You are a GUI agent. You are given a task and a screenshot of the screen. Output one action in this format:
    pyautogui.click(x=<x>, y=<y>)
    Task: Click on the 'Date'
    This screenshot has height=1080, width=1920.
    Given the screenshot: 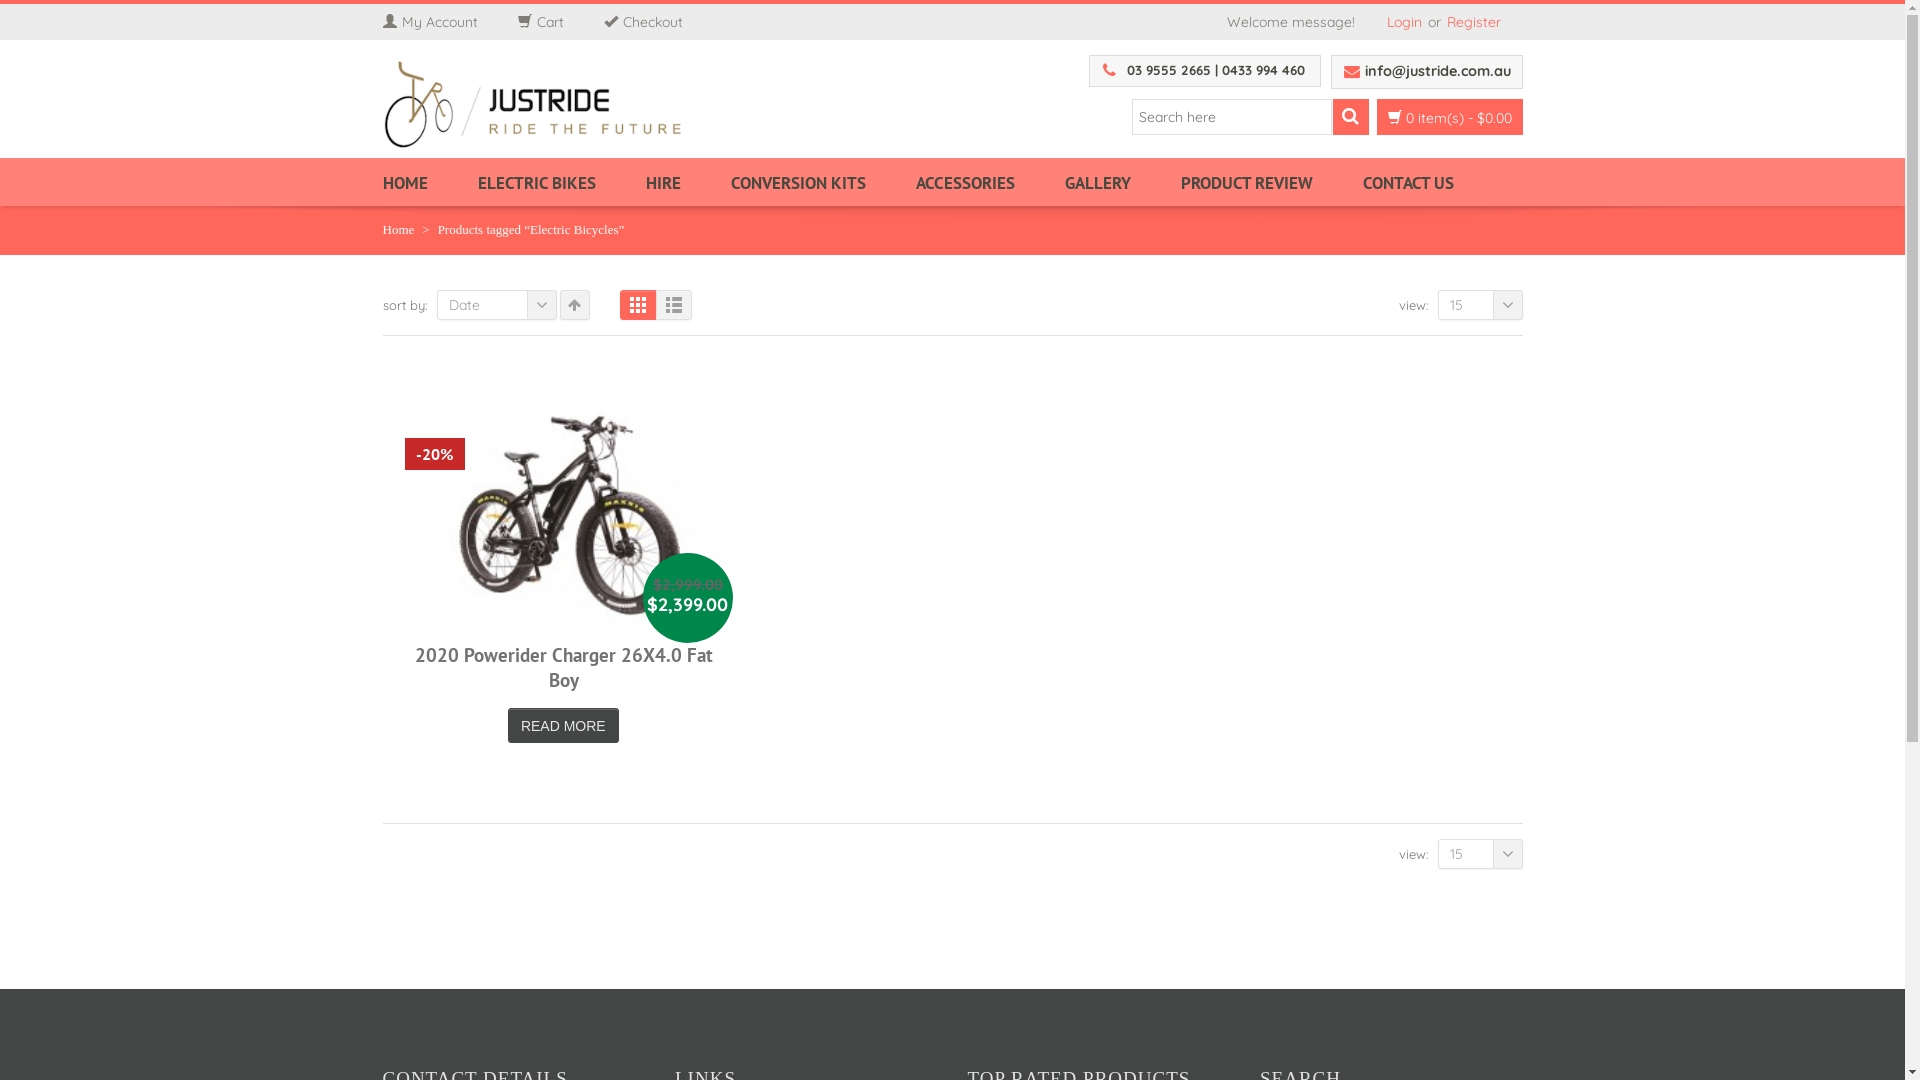 What is the action you would take?
    pyautogui.click(x=495, y=304)
    